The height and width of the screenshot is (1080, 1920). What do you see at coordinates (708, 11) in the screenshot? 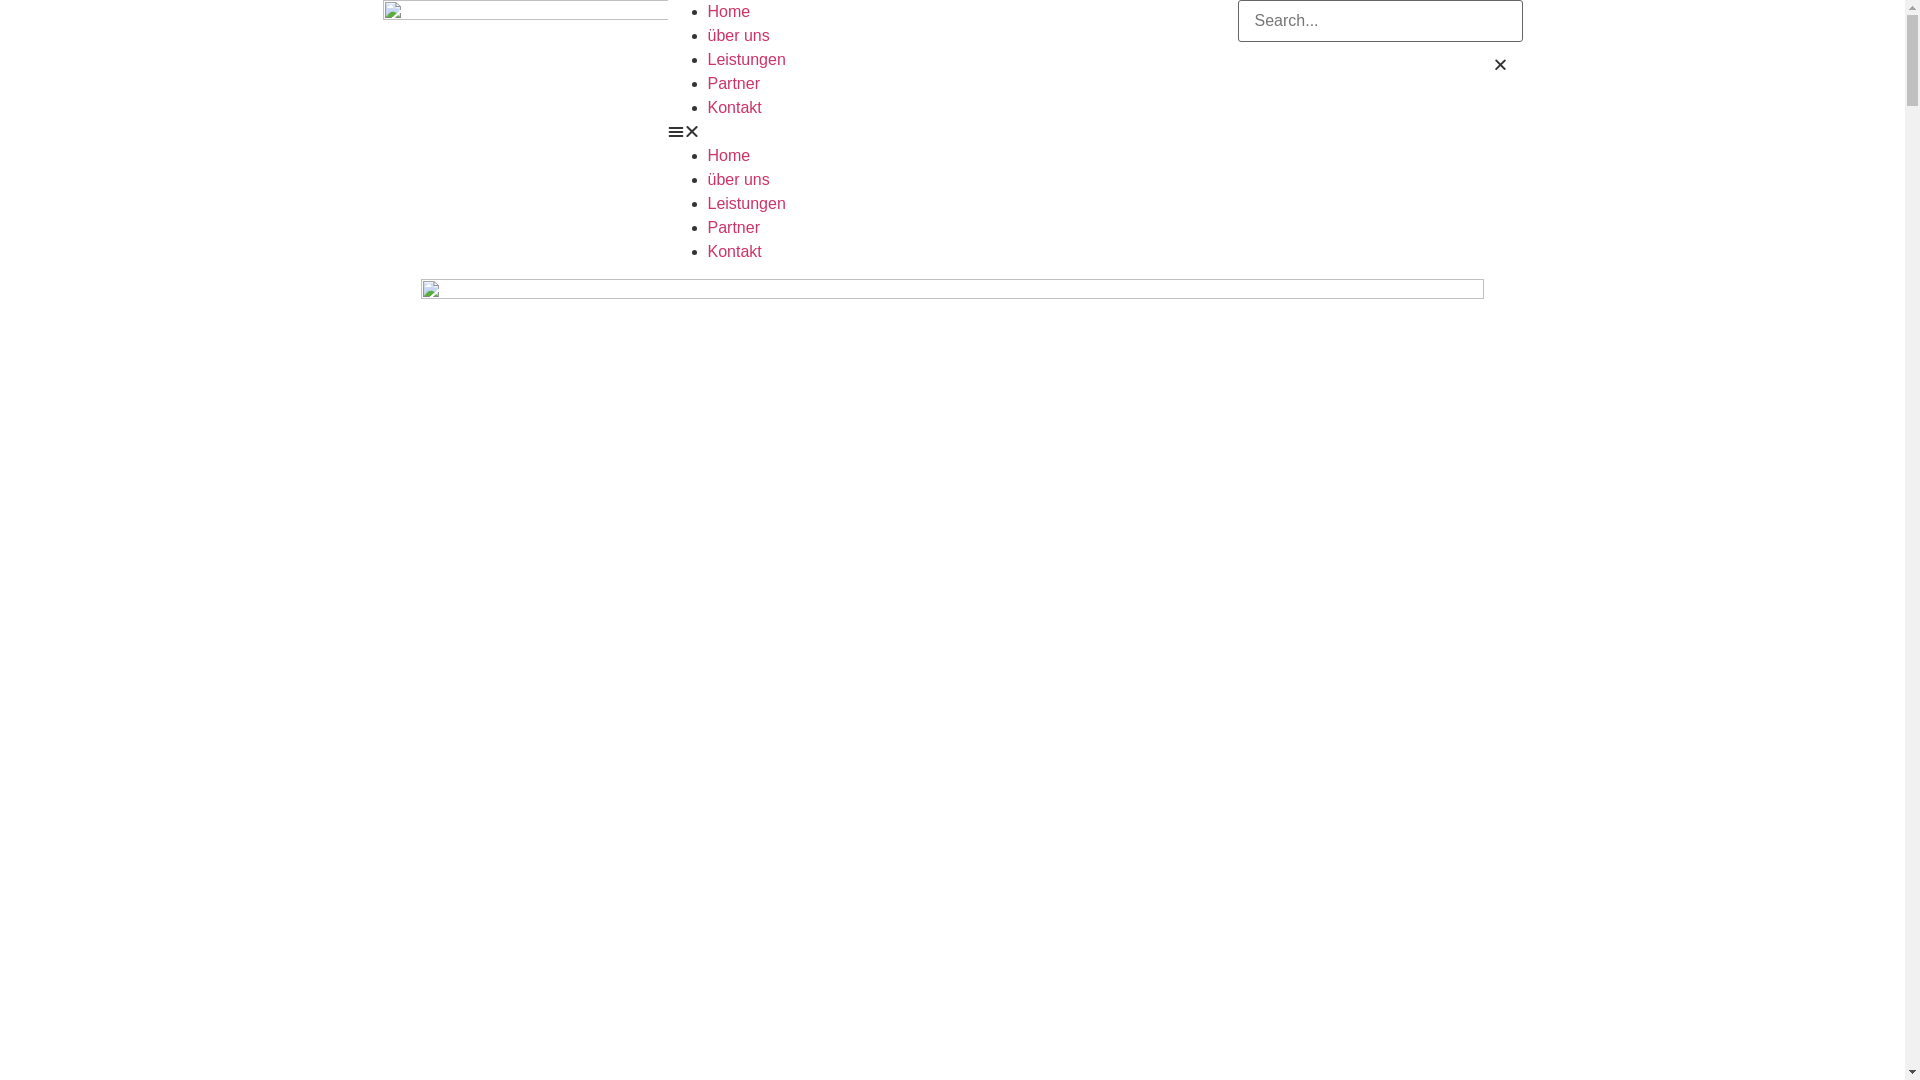
I see `'Home'` at bounding box center [708, 11].